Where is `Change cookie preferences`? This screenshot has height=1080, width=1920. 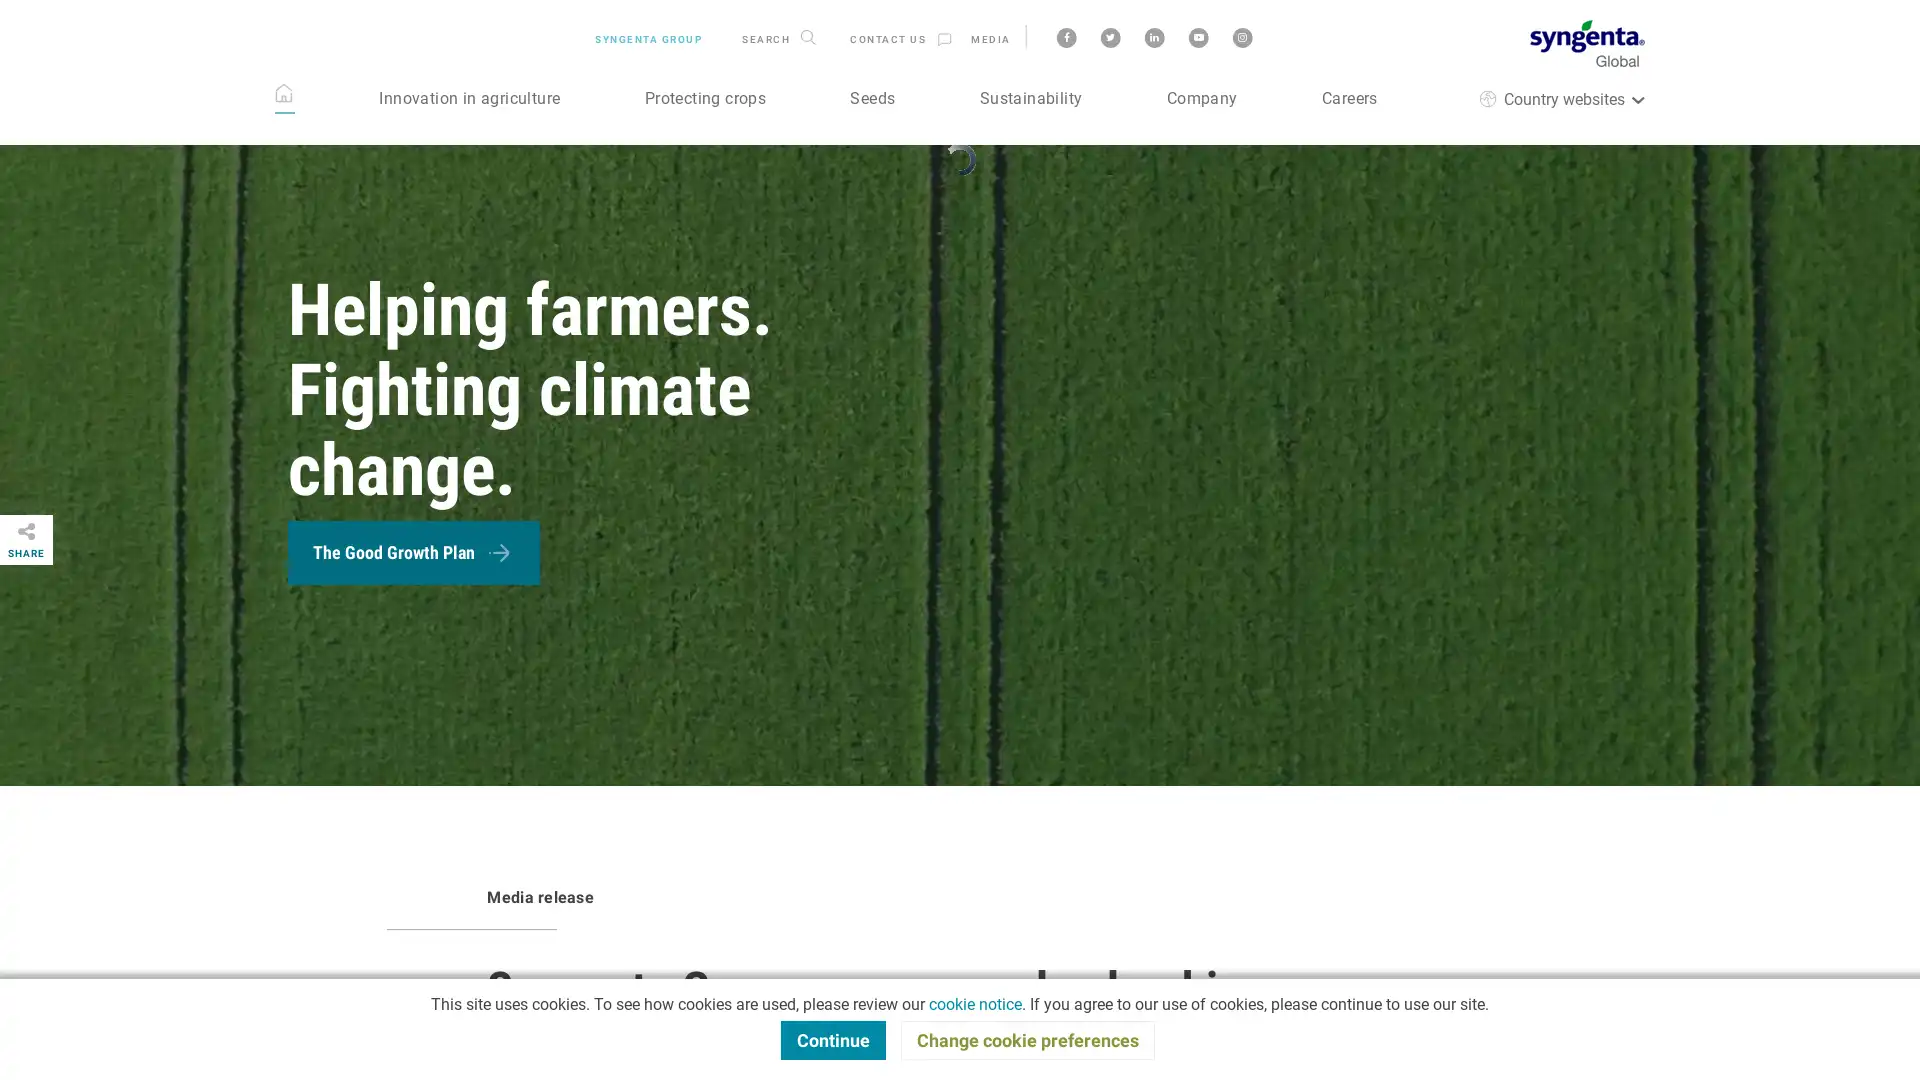 Change cookie preferences is located at coordinates (1027, 1039).